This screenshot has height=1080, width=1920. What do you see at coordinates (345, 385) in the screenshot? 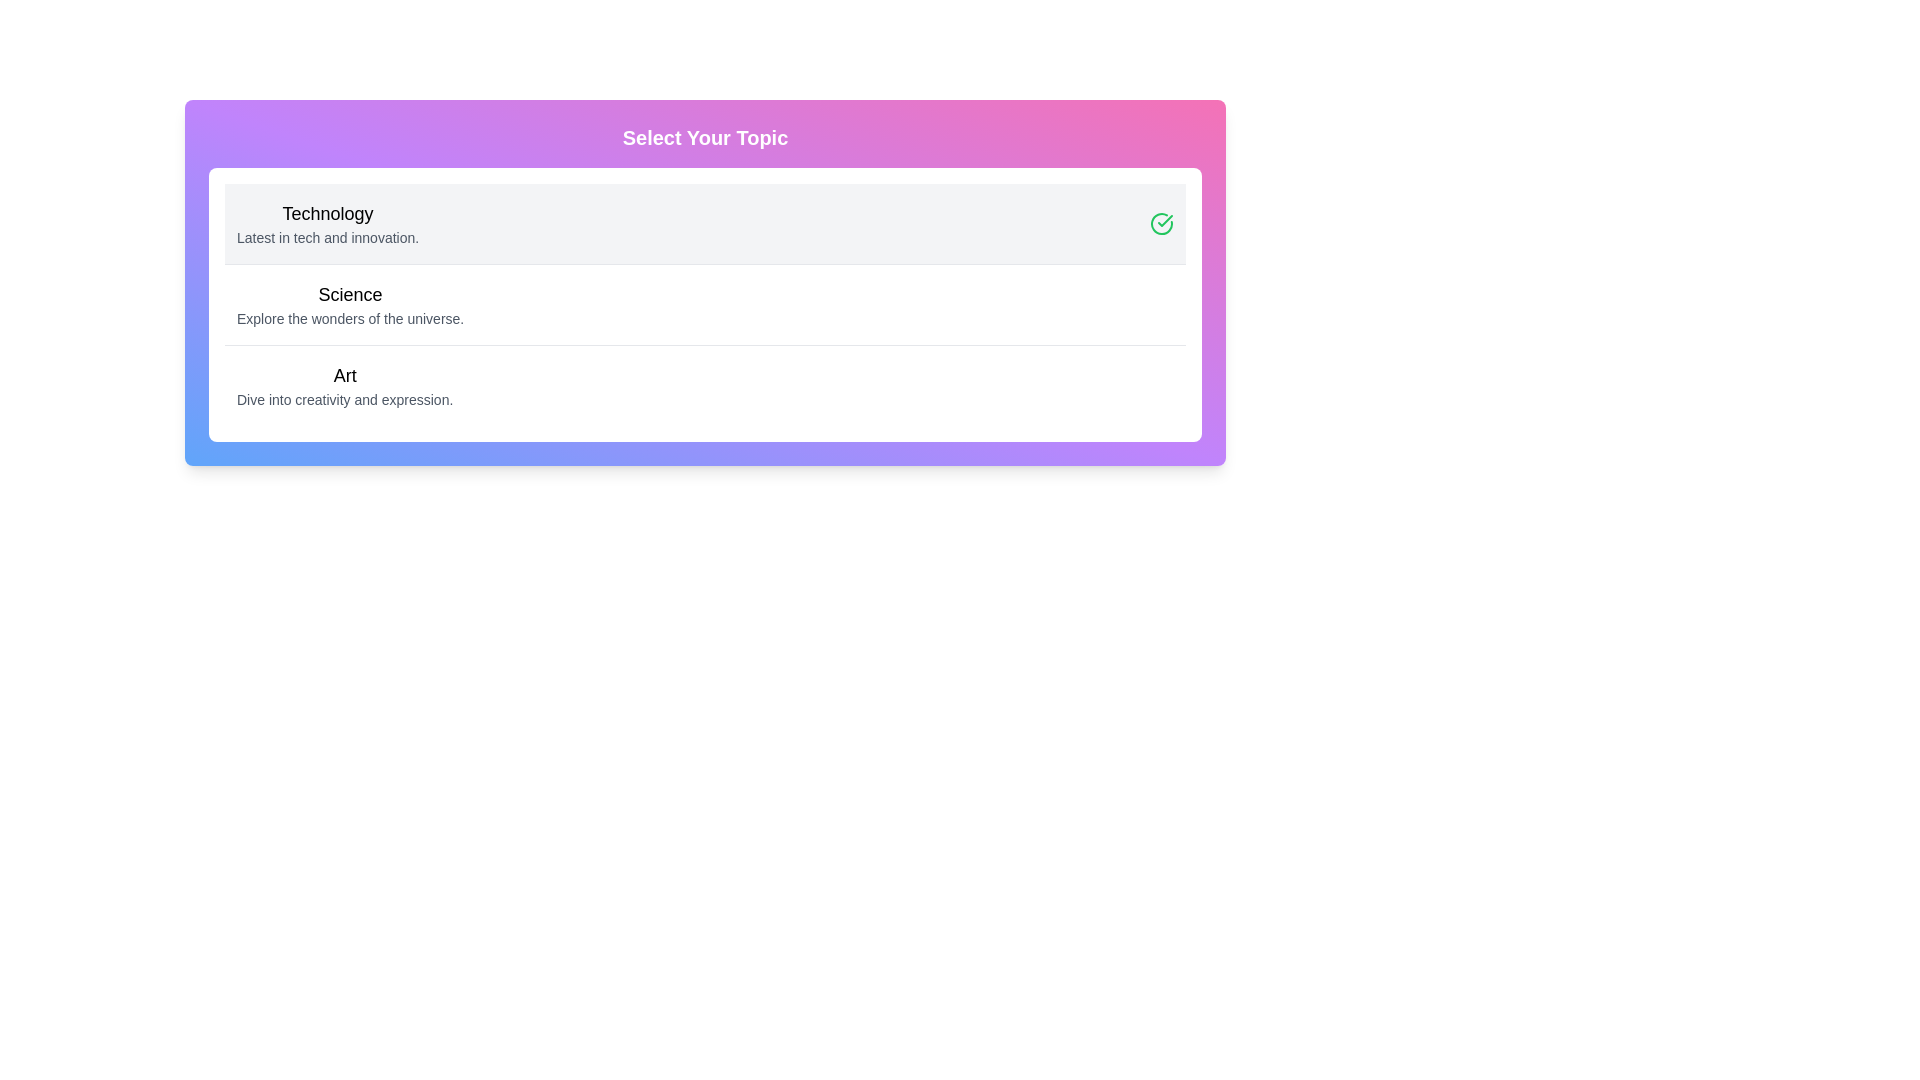
I see `the text block containing the heading 'Art' and the subtitle 'Dive into creativity and expression.' which is centrally aligned and positioned between the 'Science' item and subsequent topics in the list` at bounding box center [345, 385].